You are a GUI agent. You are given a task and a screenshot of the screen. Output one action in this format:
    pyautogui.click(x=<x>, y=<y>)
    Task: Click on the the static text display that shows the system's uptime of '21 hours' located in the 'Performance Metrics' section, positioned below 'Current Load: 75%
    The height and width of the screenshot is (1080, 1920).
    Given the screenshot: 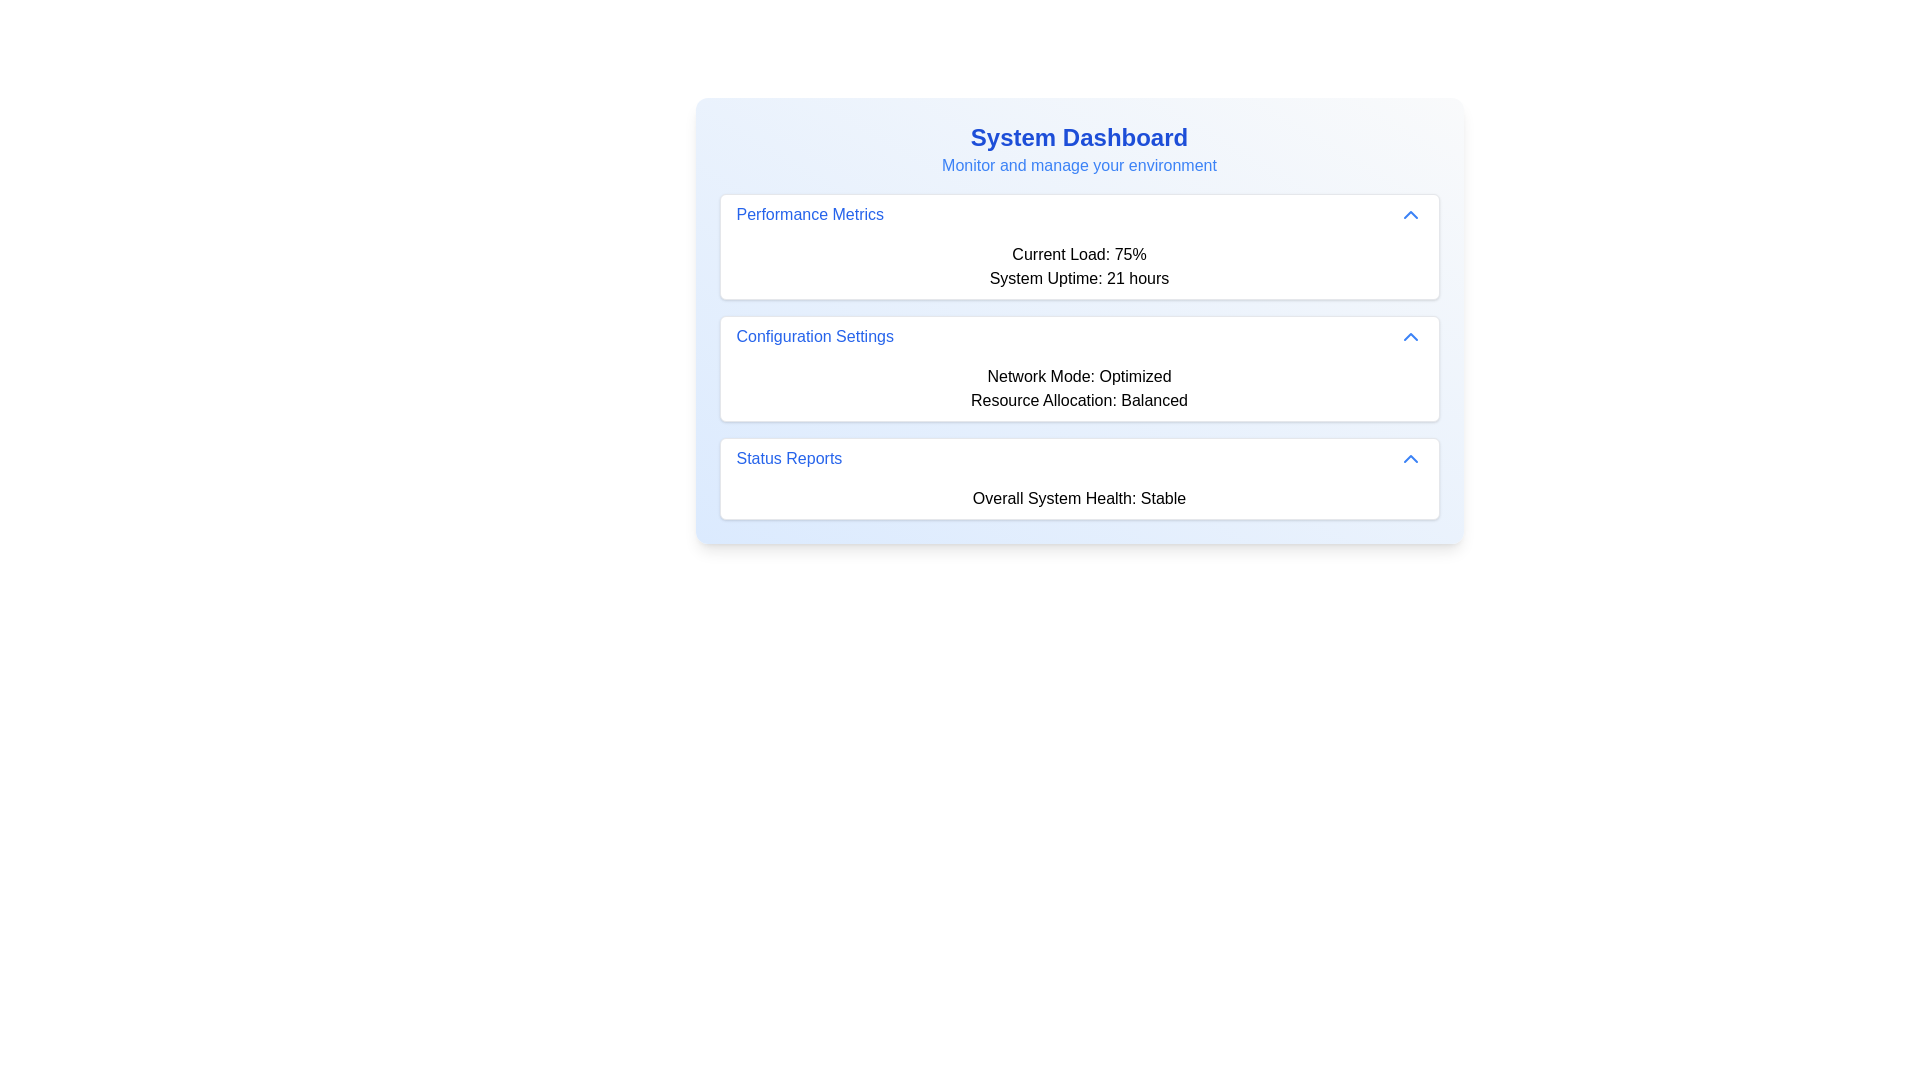 What is the action you would take?
    pyautogui.click(x=1078, y=278)
    